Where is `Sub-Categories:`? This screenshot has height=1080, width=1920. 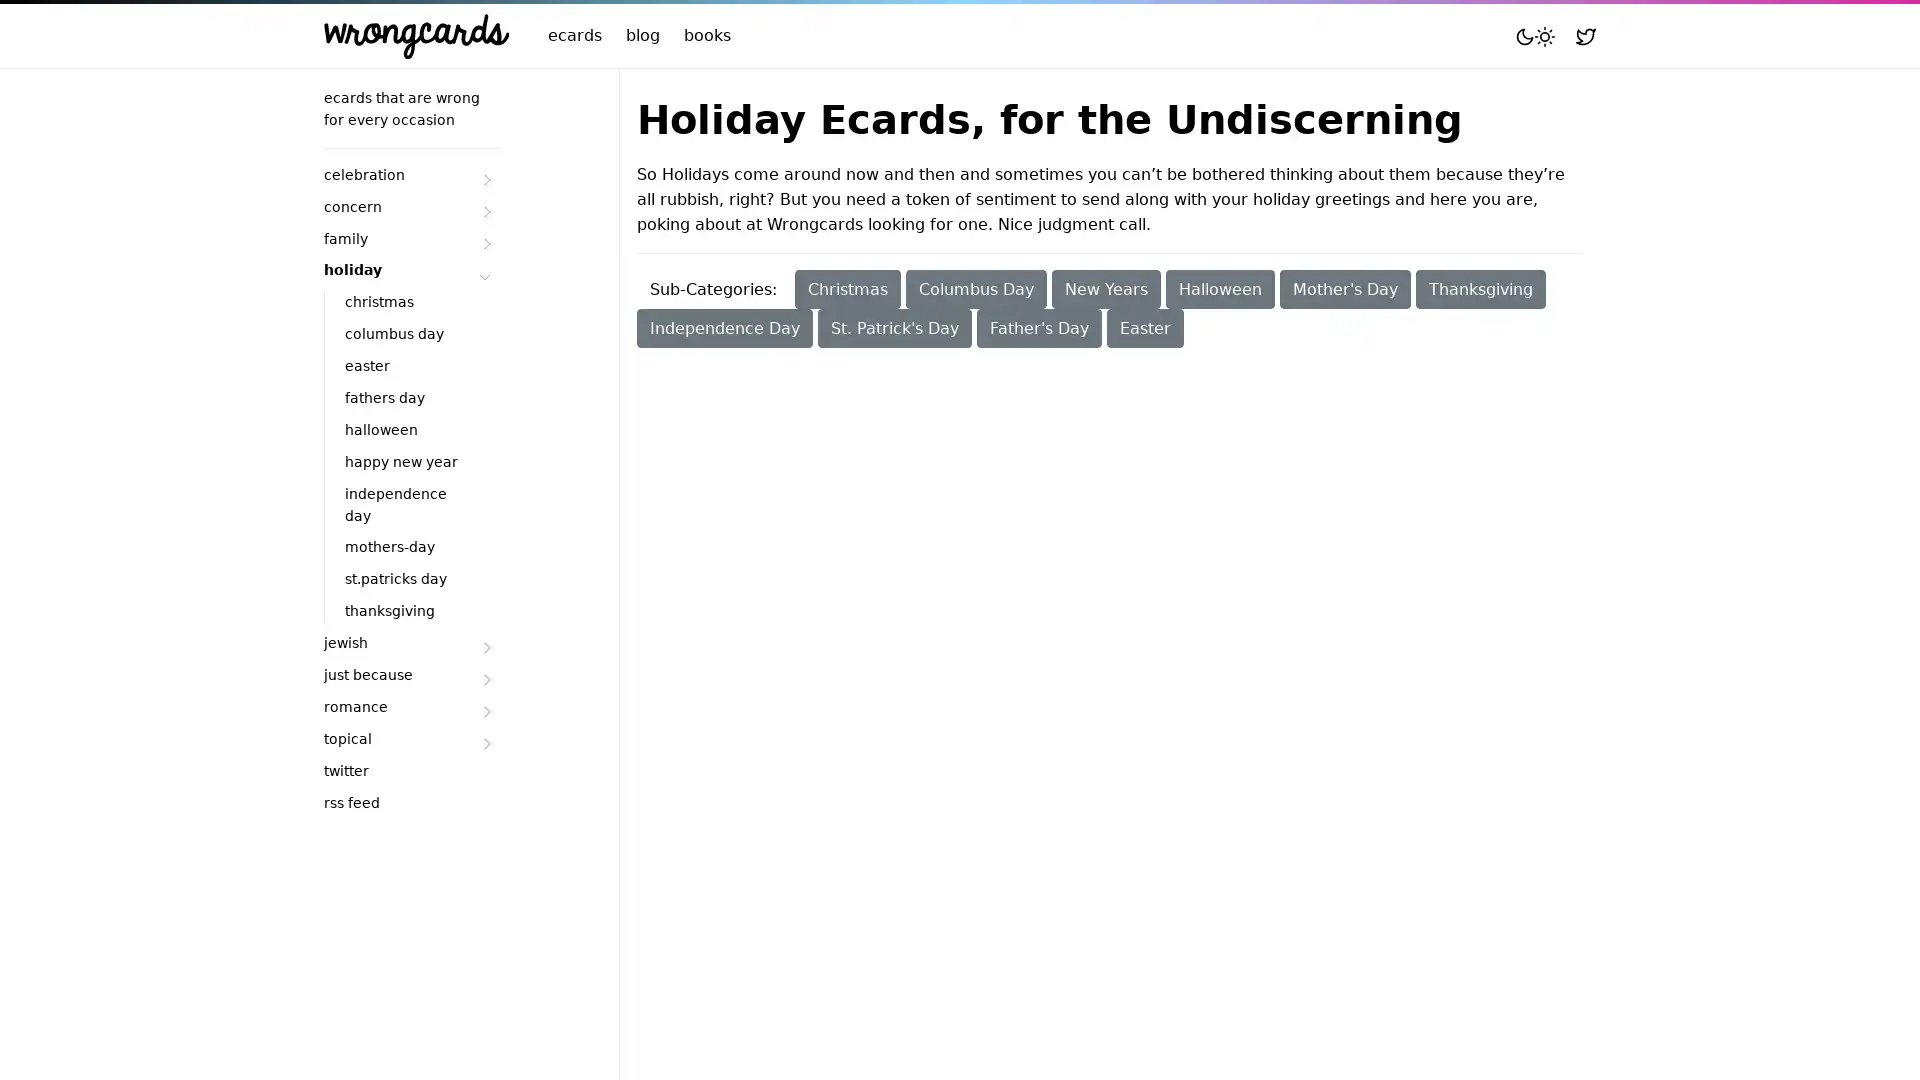
Sub-Categories: is located at coordinates (713, 289).